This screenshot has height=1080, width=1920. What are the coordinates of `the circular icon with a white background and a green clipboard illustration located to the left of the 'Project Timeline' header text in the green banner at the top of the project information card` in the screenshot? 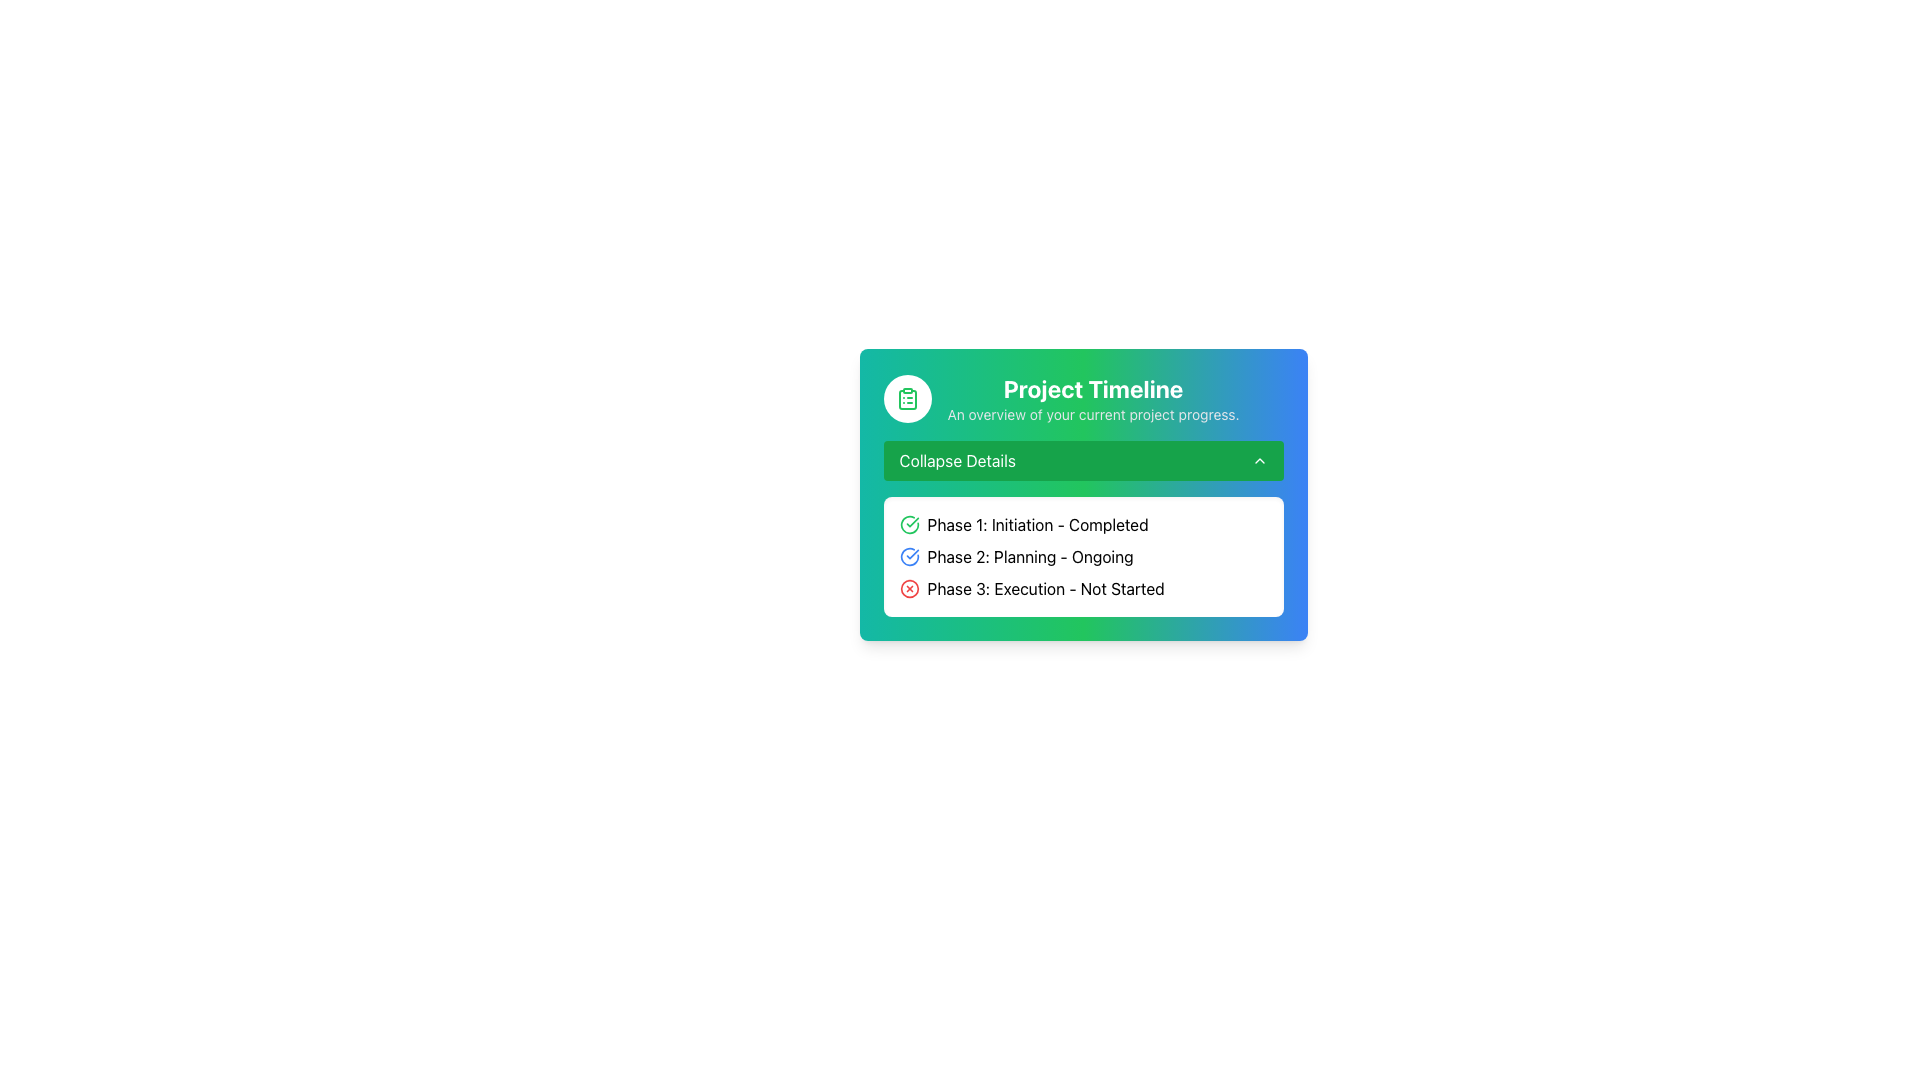 It's located at (906, 398).